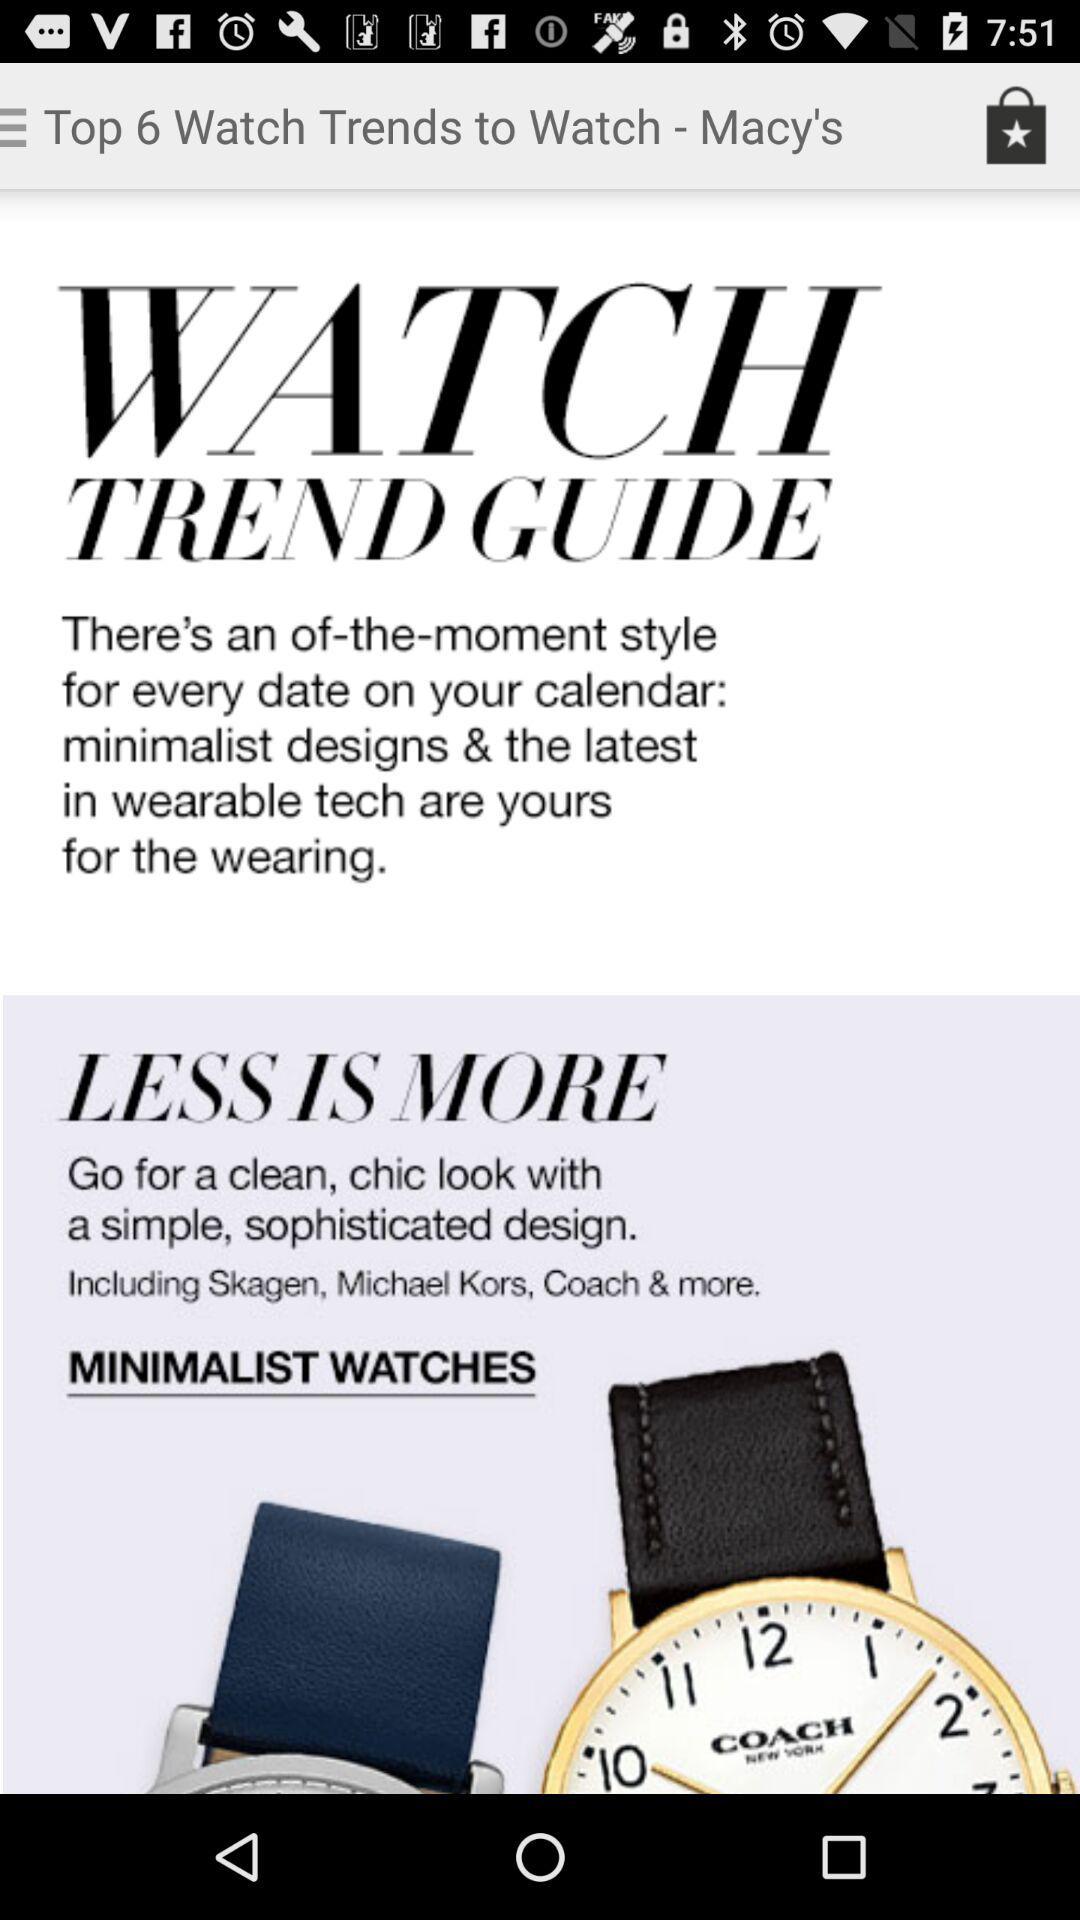 The image size is (1080, 1920). Describe the element at coordinates (540, 991) in the screenshot. I see `click discriiption` at that location.